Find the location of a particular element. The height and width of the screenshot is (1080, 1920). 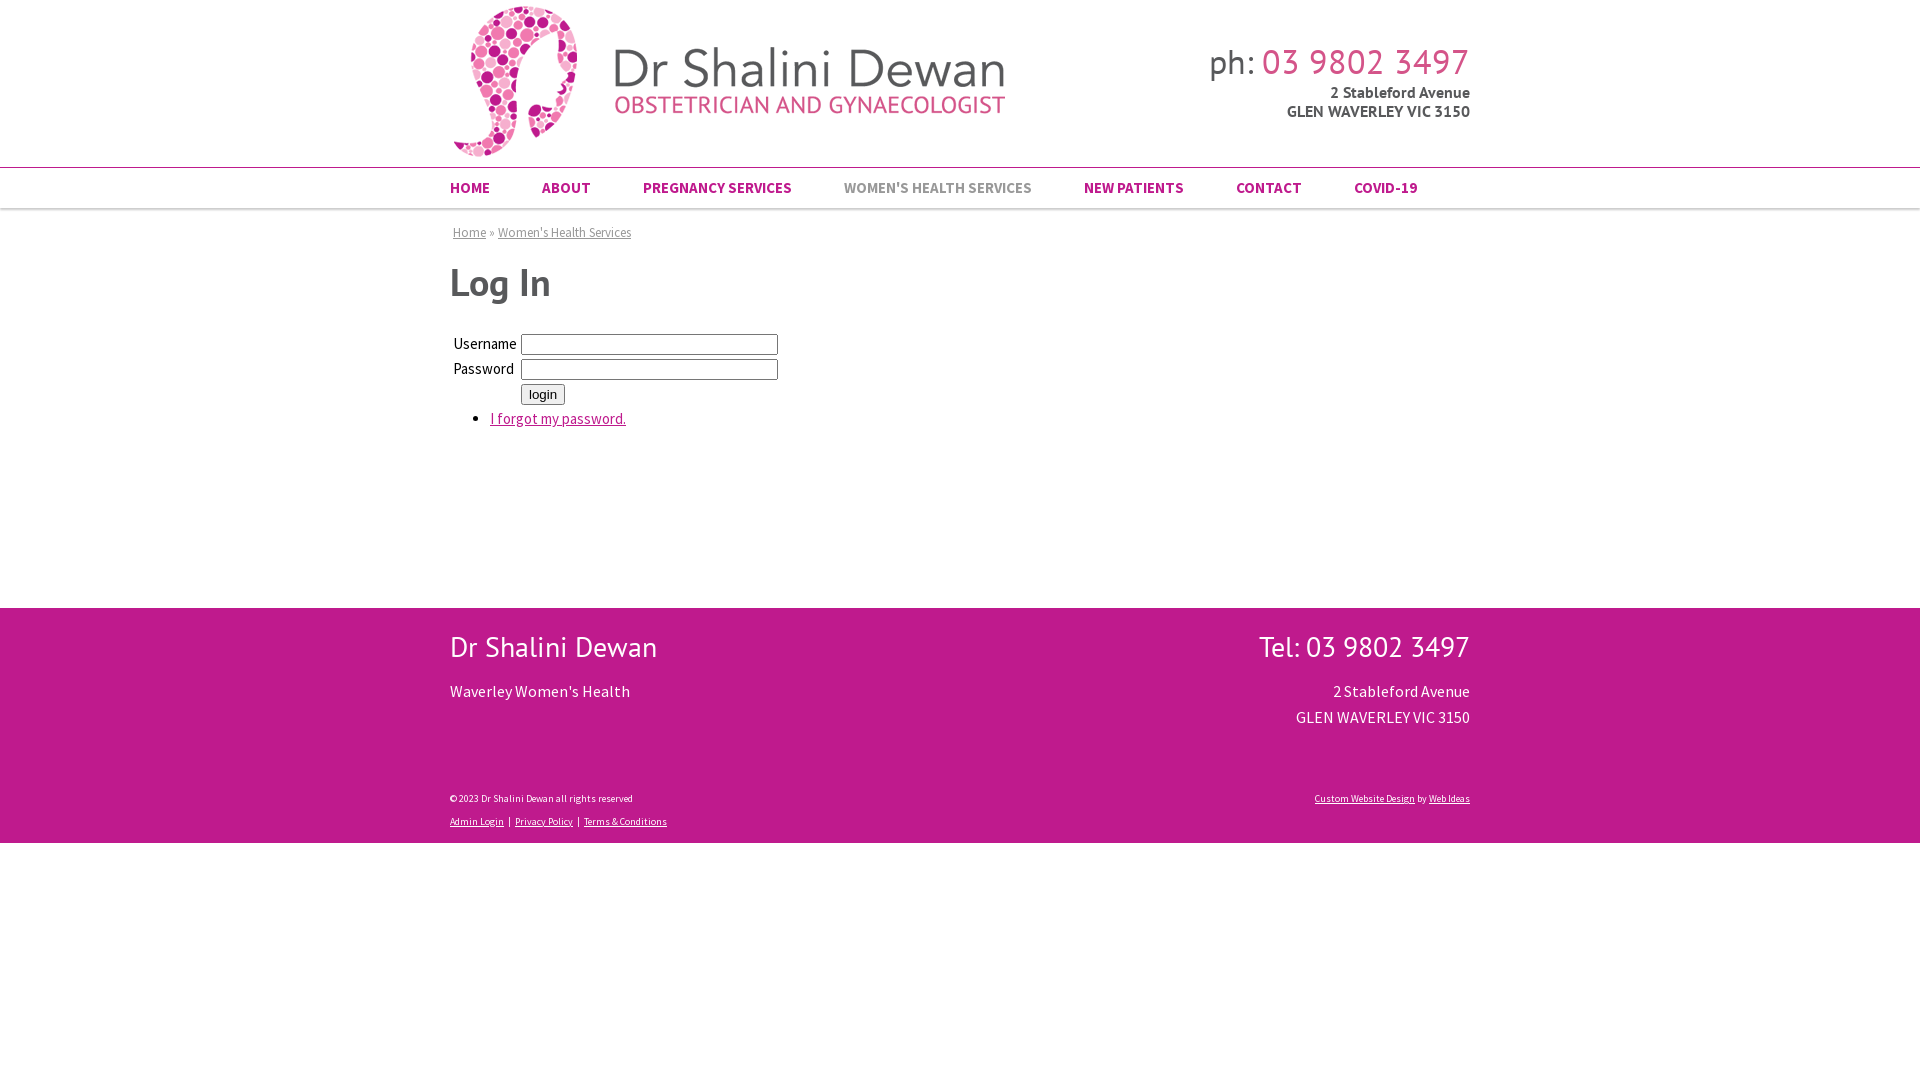

'login' is located at coordinates (521, 394).